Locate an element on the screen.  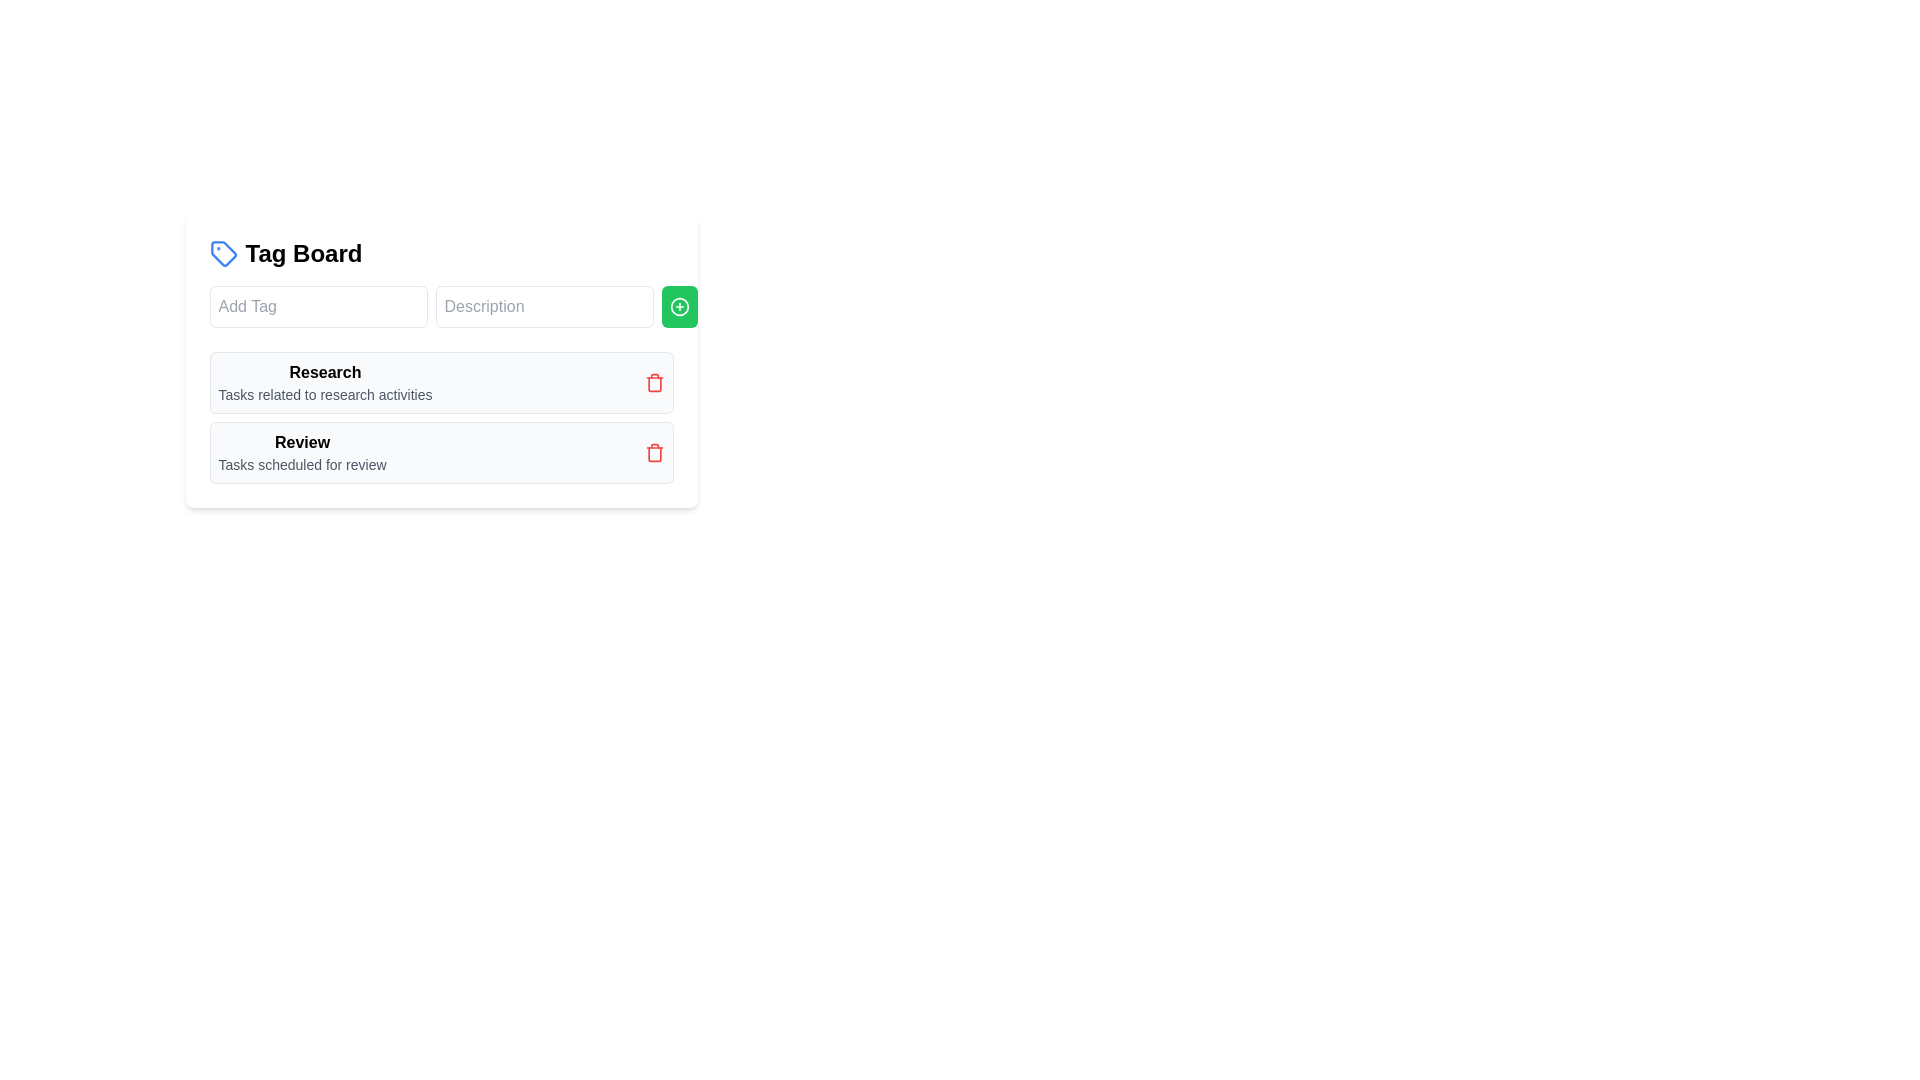
the text block displaying the category name 'Review' and its description 'Tasks scheduled for review', located in the second row of the list within the 'Tag Board' panel is located at coordinates (301, 452).